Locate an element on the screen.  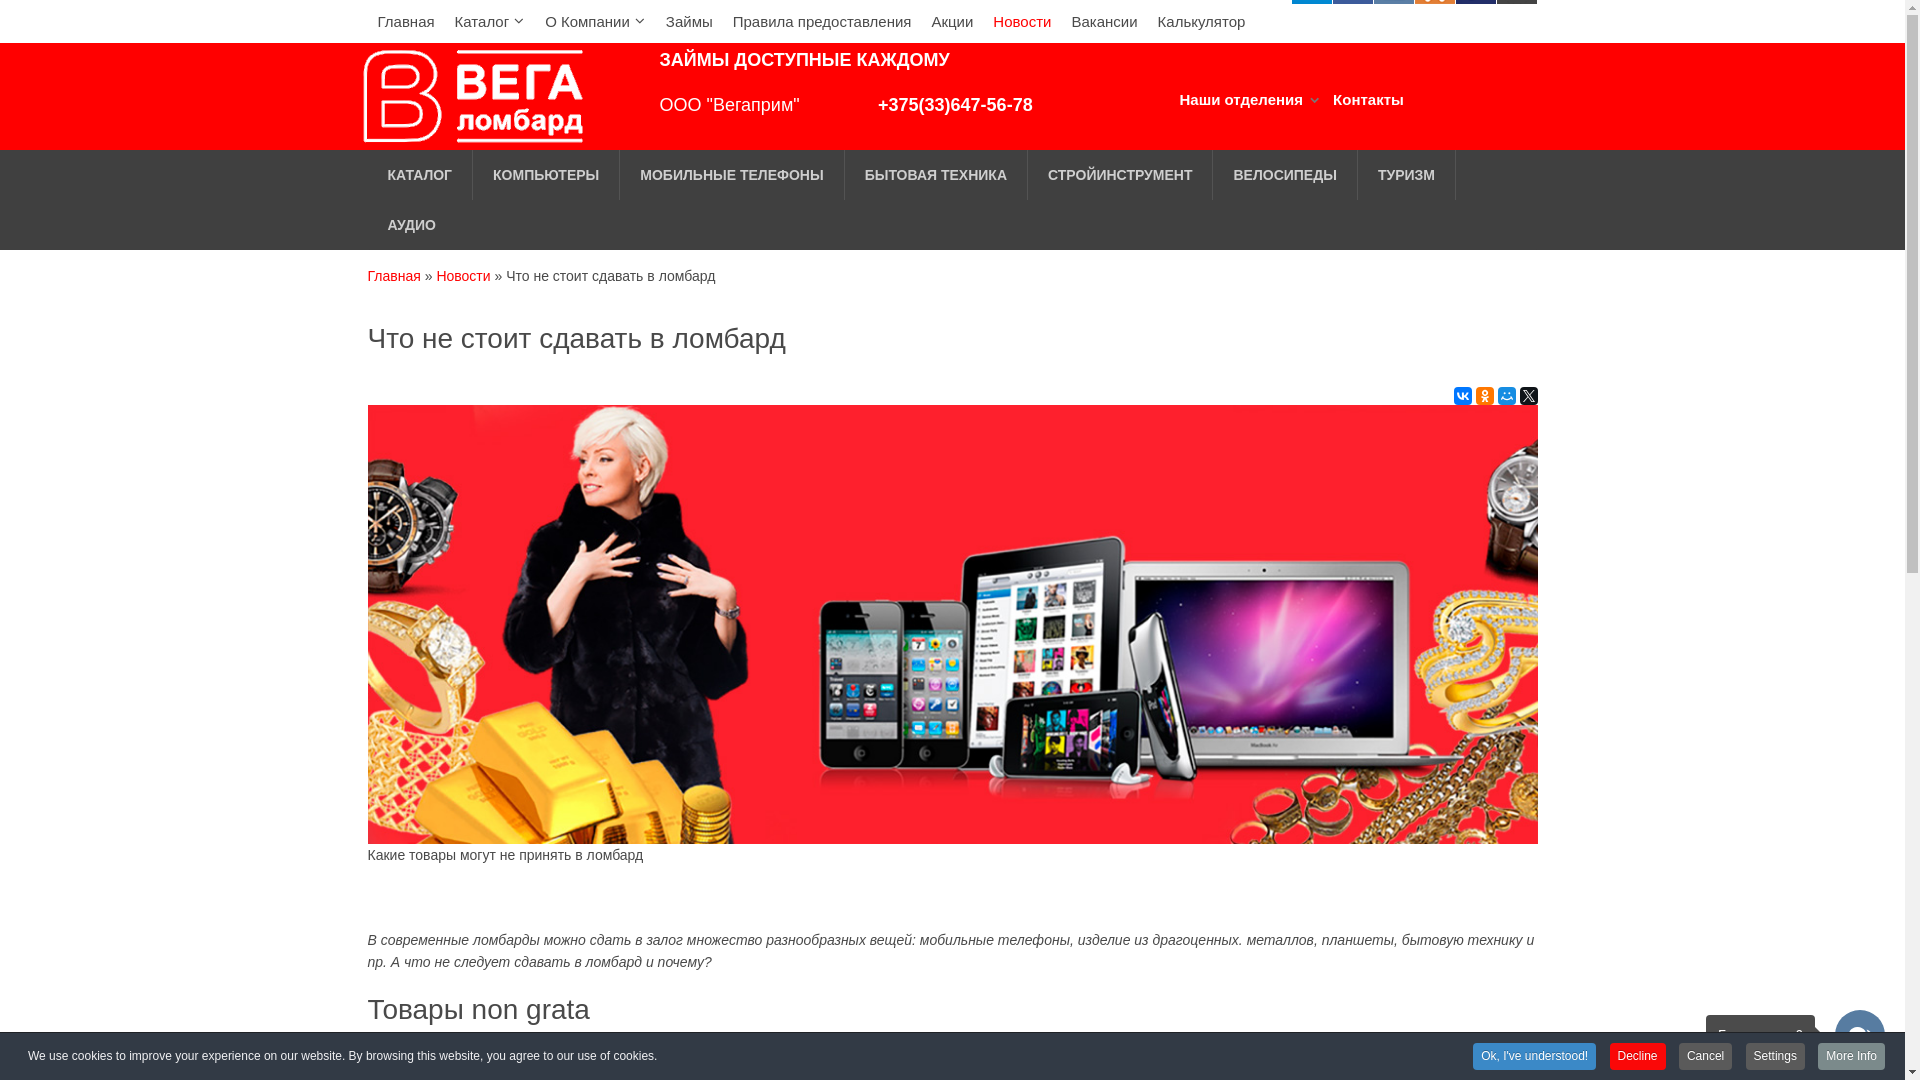
'Settings' is located at coordinates (1775, 1055).